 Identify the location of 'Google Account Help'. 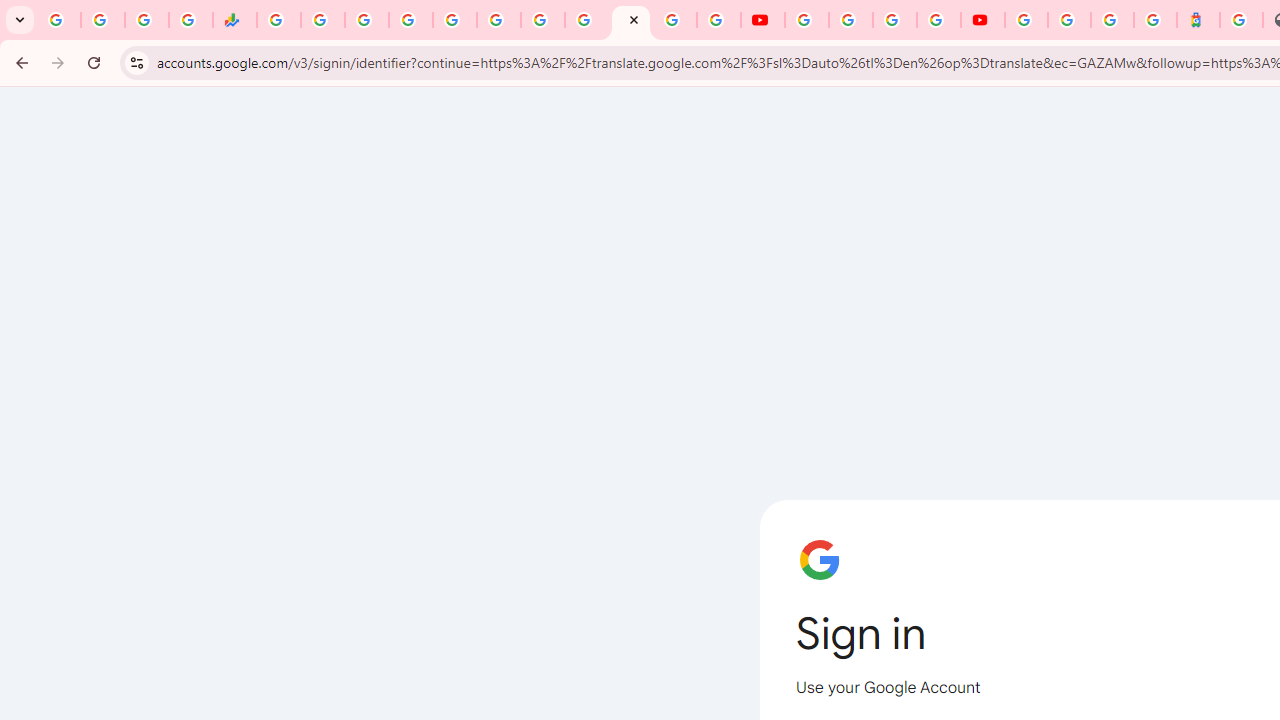
(851, 20).